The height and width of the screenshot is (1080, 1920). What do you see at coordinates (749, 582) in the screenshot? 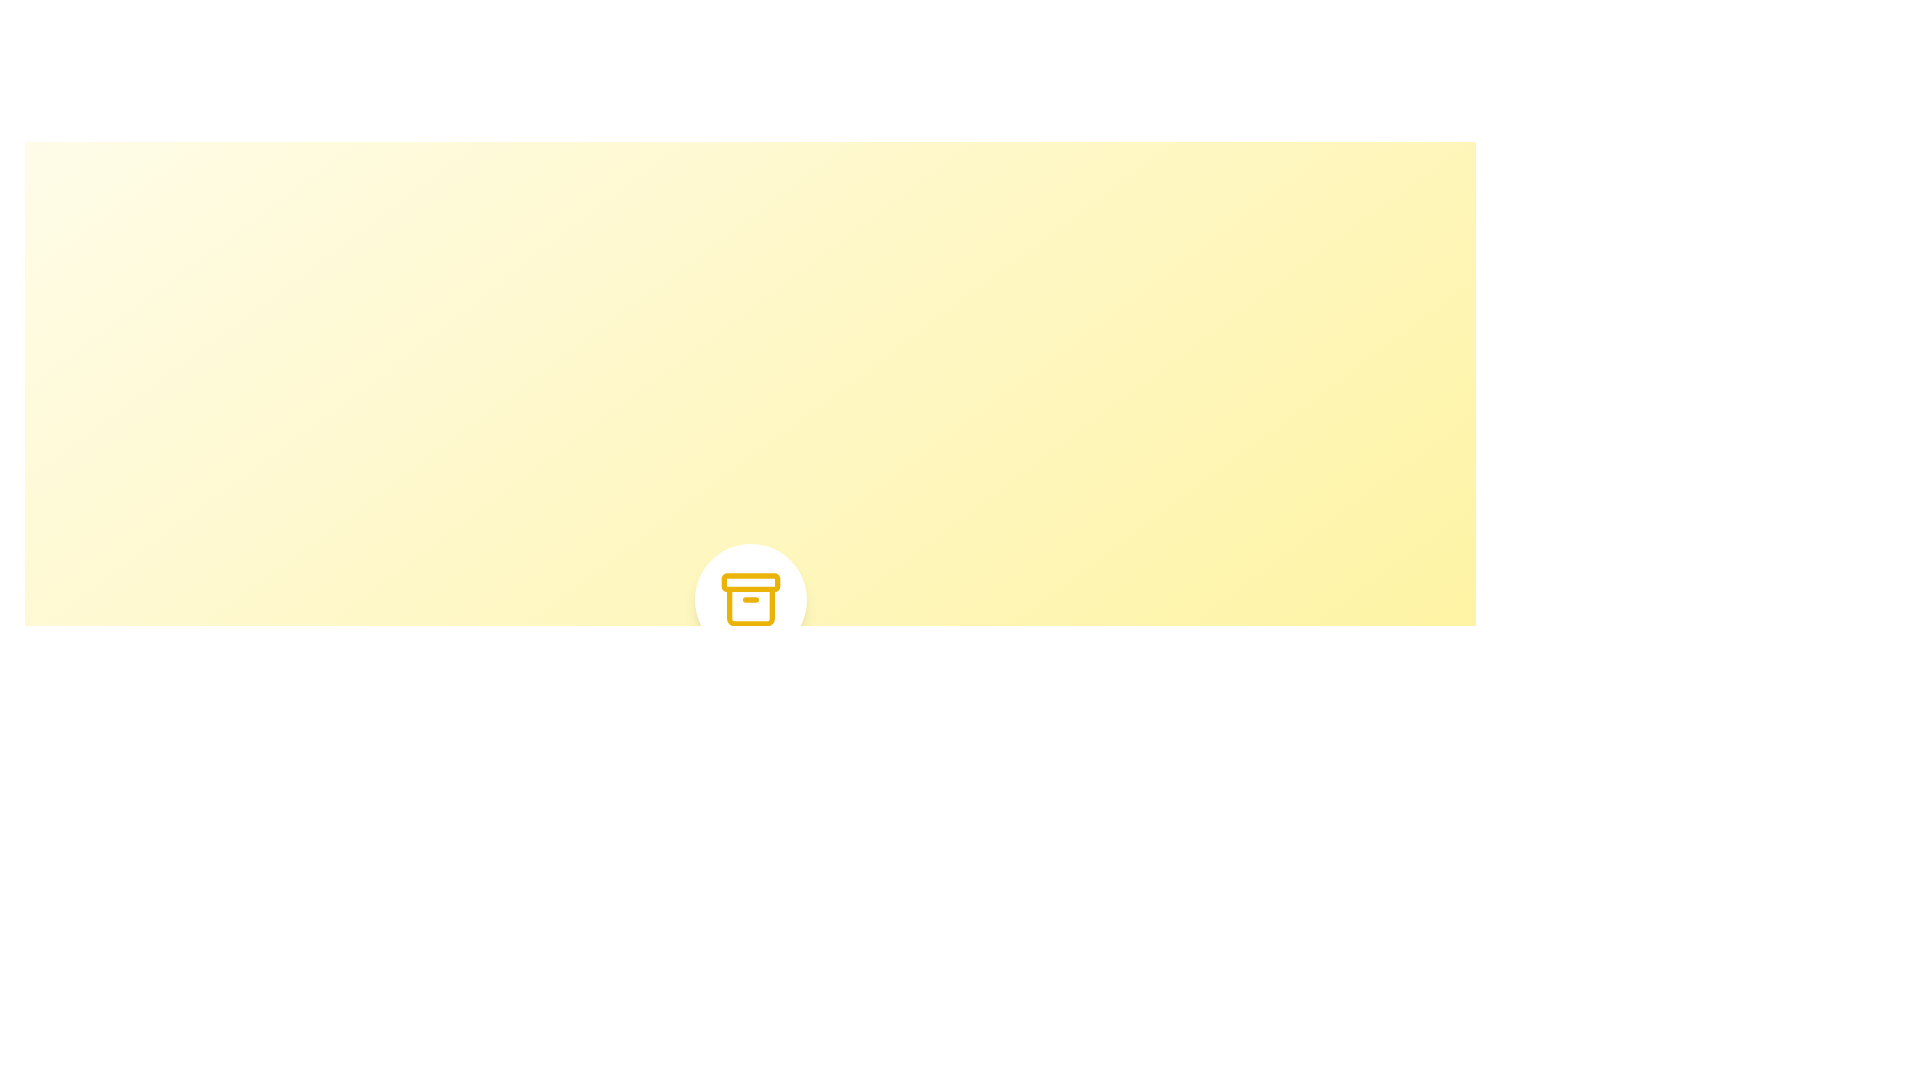
I see `graphical illustration component of the archive icon, which is the topmost rectangular segment of the icon, using developer tools` at bounding box center [749, 582].